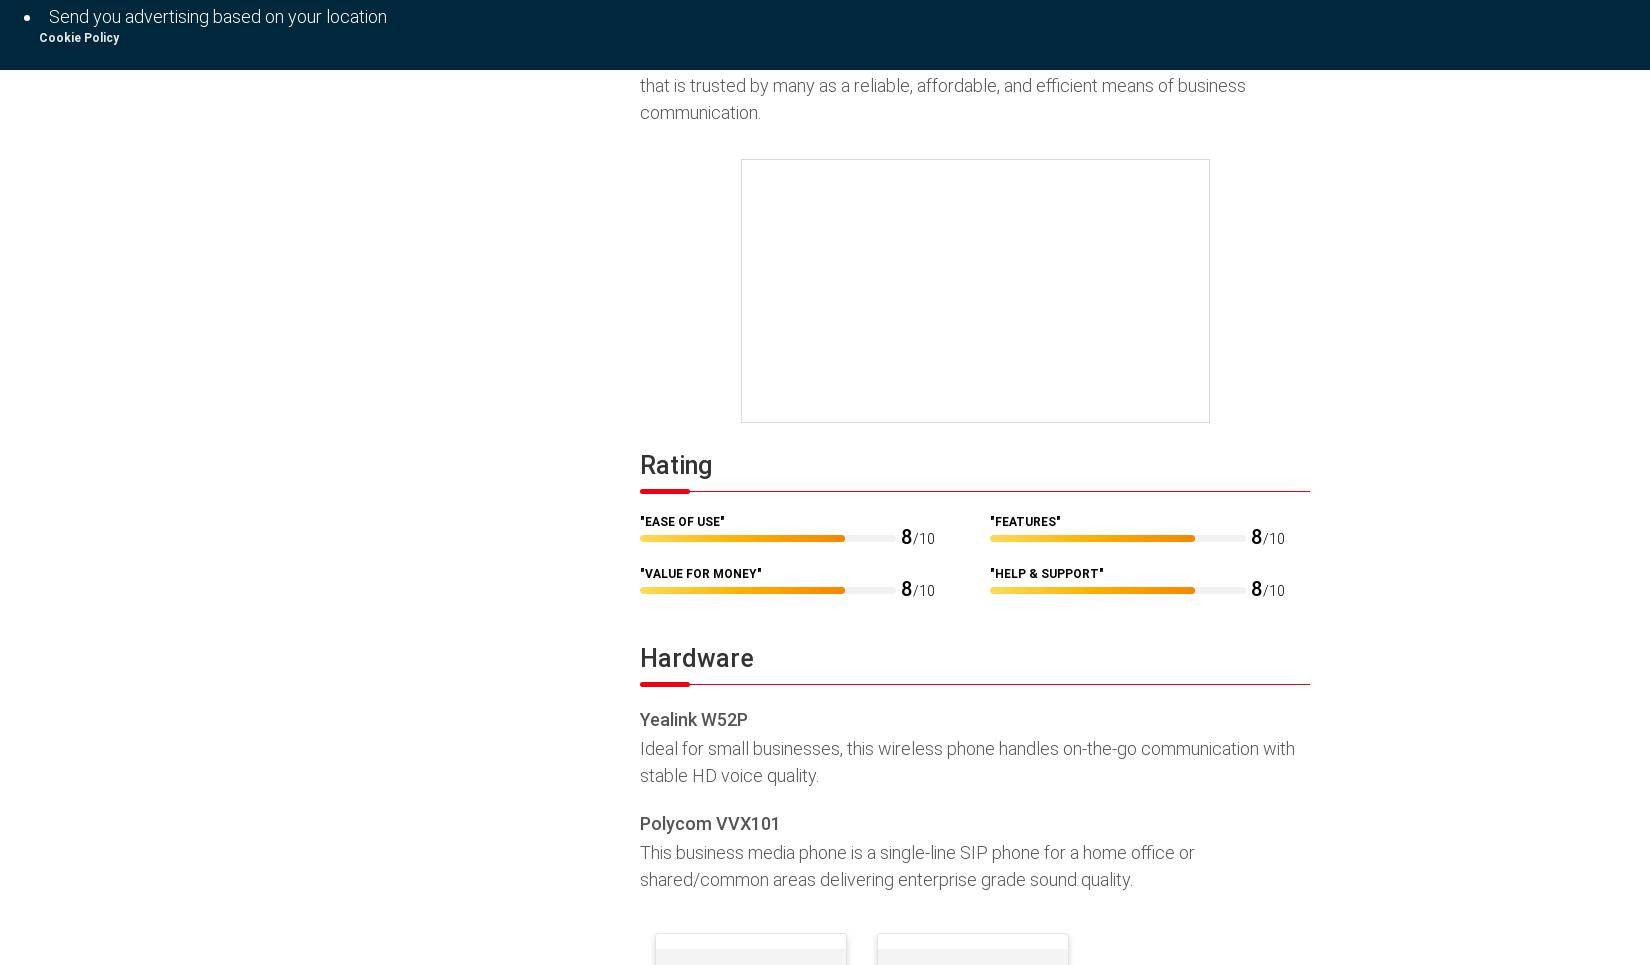 This screenshot has height=965, width=1650. What do you see at coordinates (709, 822) in the screenshot?
I see `'Polycom VVX101'` at bounding box center [709, 822].